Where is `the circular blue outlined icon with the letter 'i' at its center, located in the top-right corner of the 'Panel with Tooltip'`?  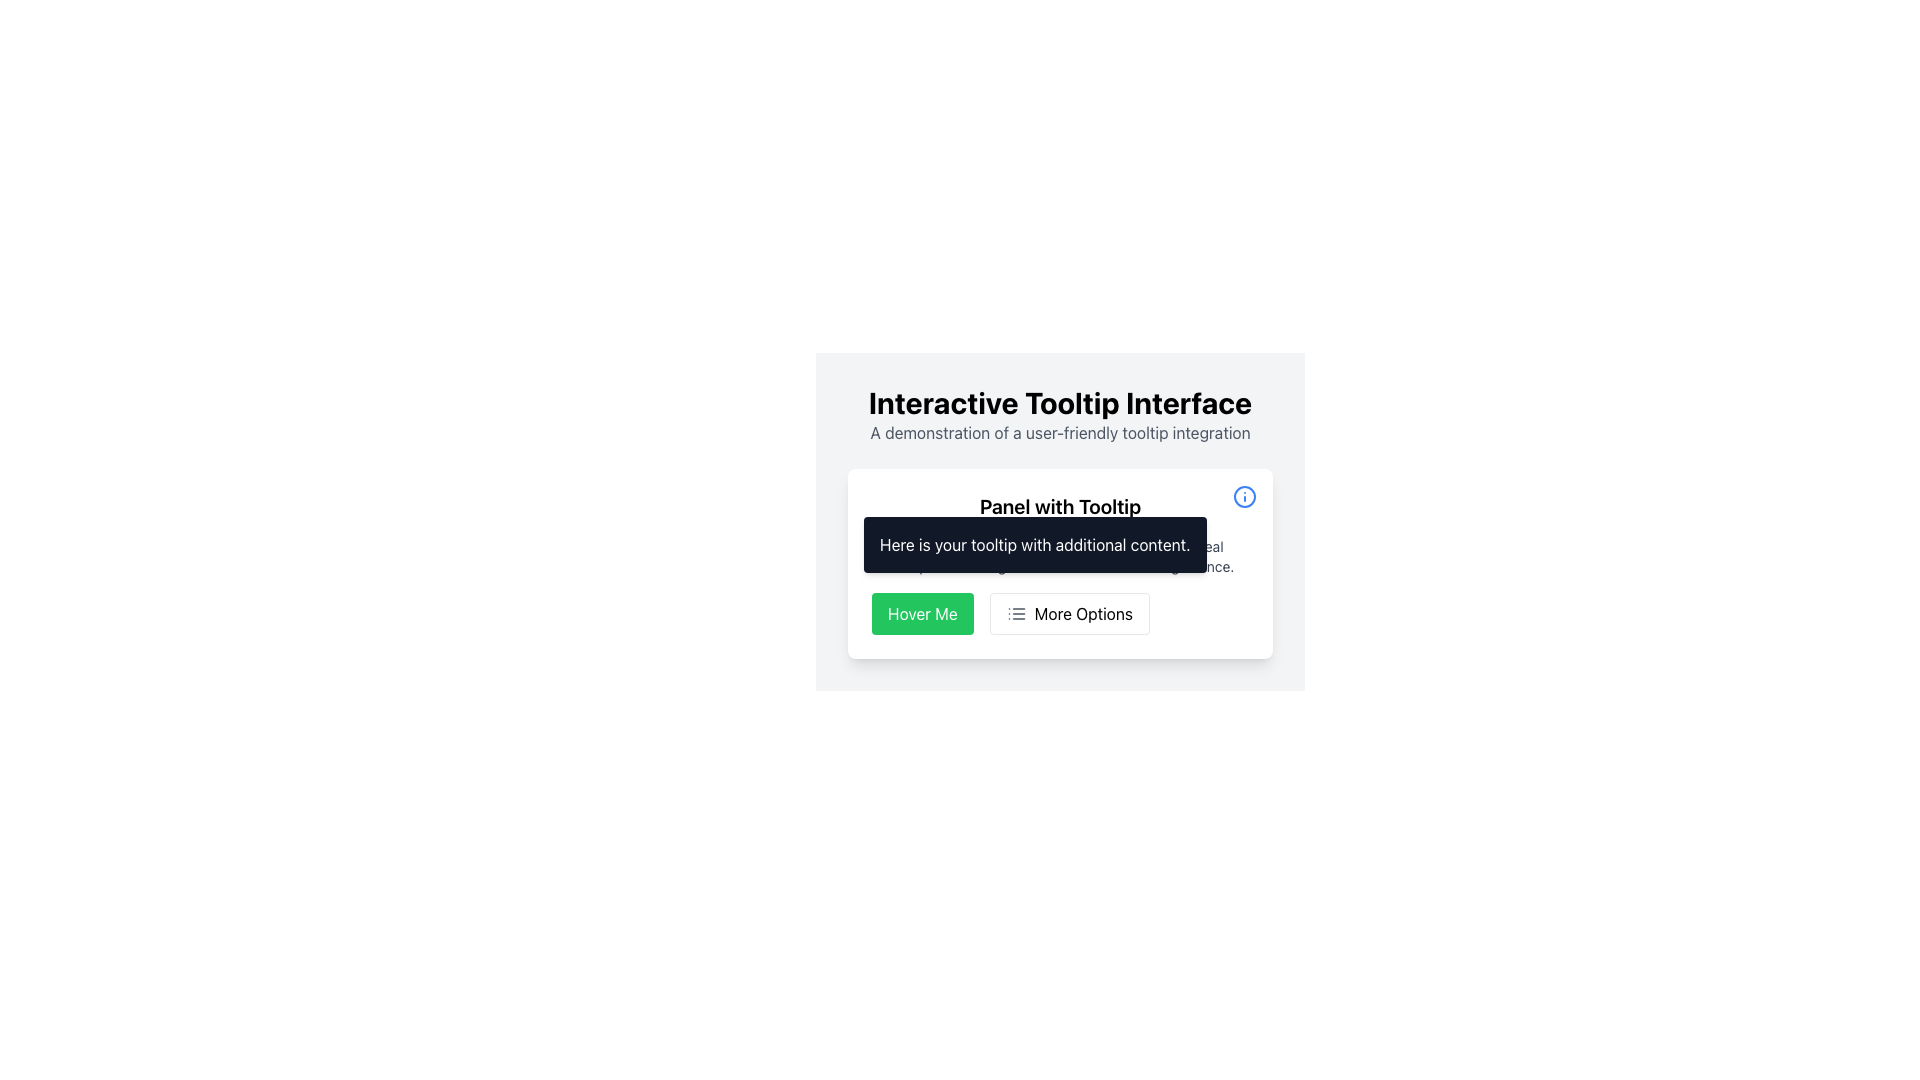 the circular blue outlined icon with the letter 'i' at its center, located in the top-right corner of the 'Panel with Tooltip' is located at coordinates (1243, 496).